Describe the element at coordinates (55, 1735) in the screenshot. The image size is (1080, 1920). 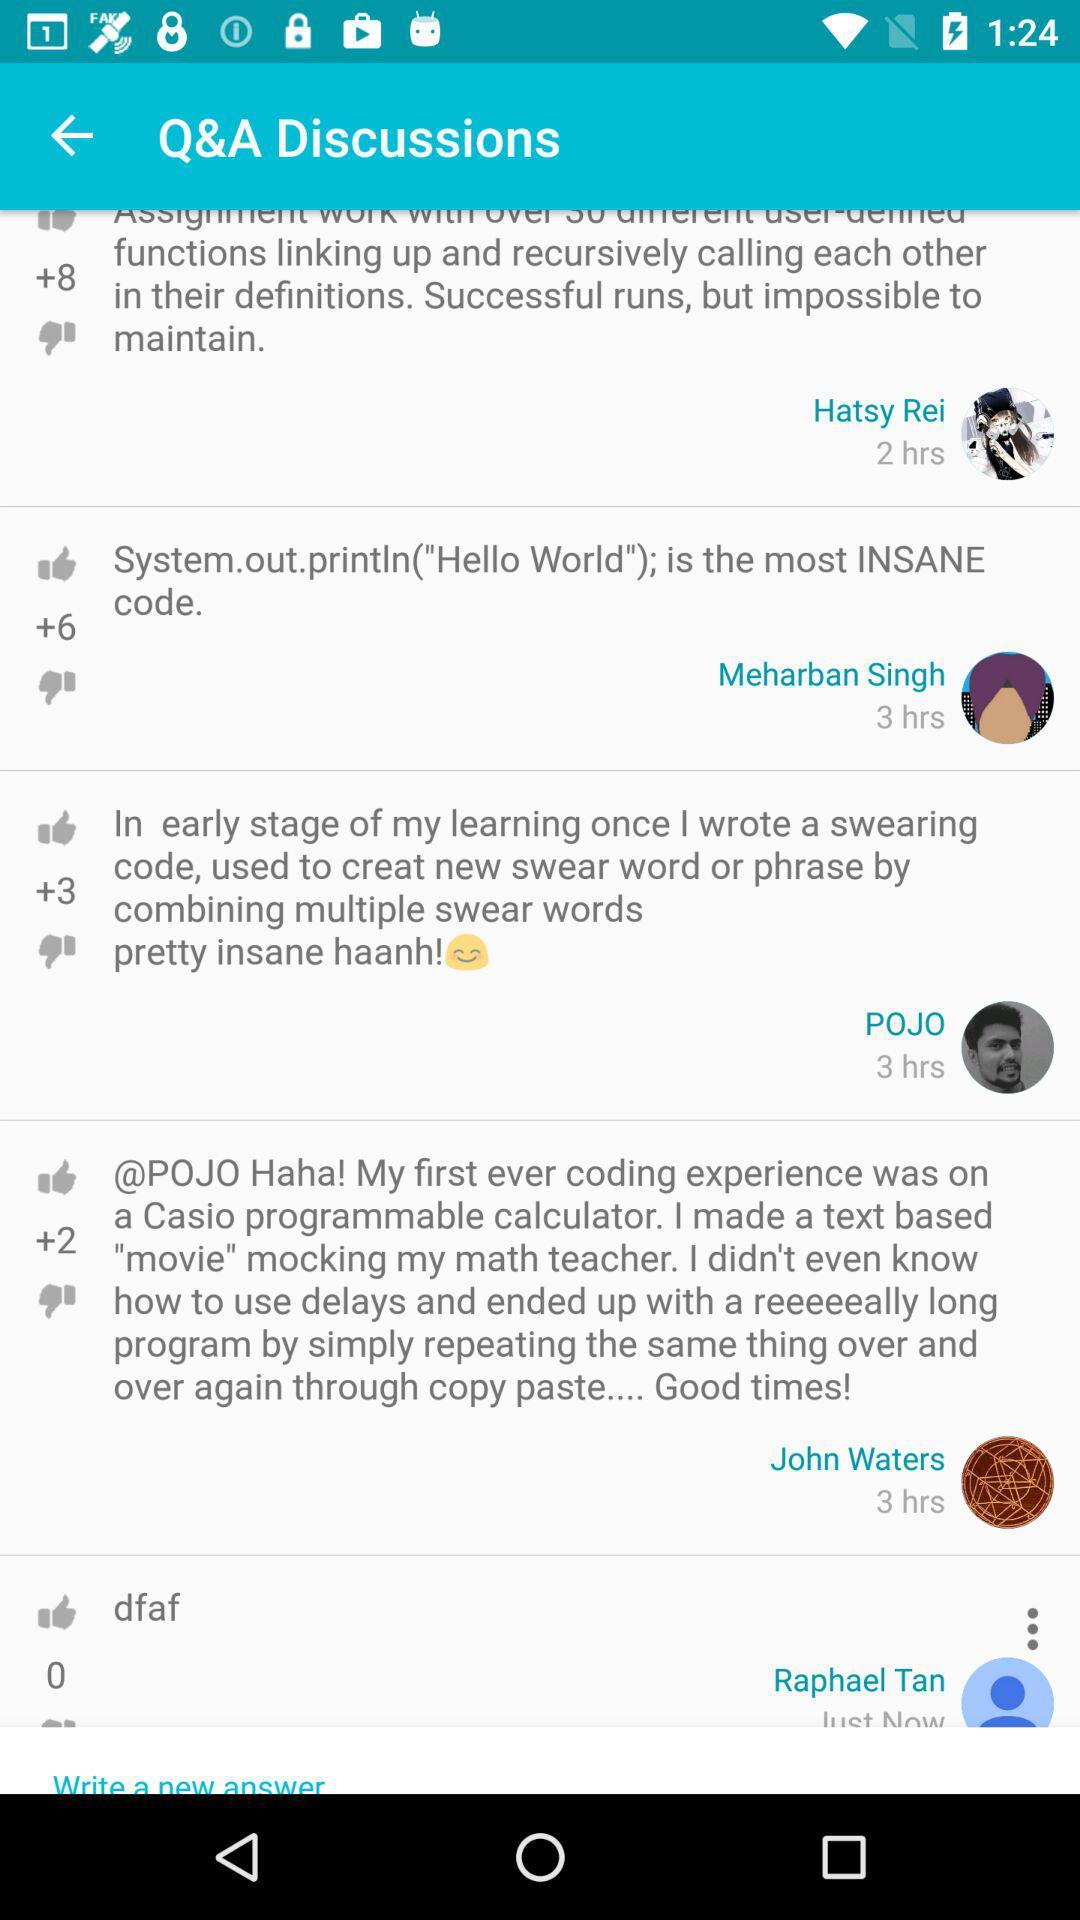
I see `thumbs down` at that location.